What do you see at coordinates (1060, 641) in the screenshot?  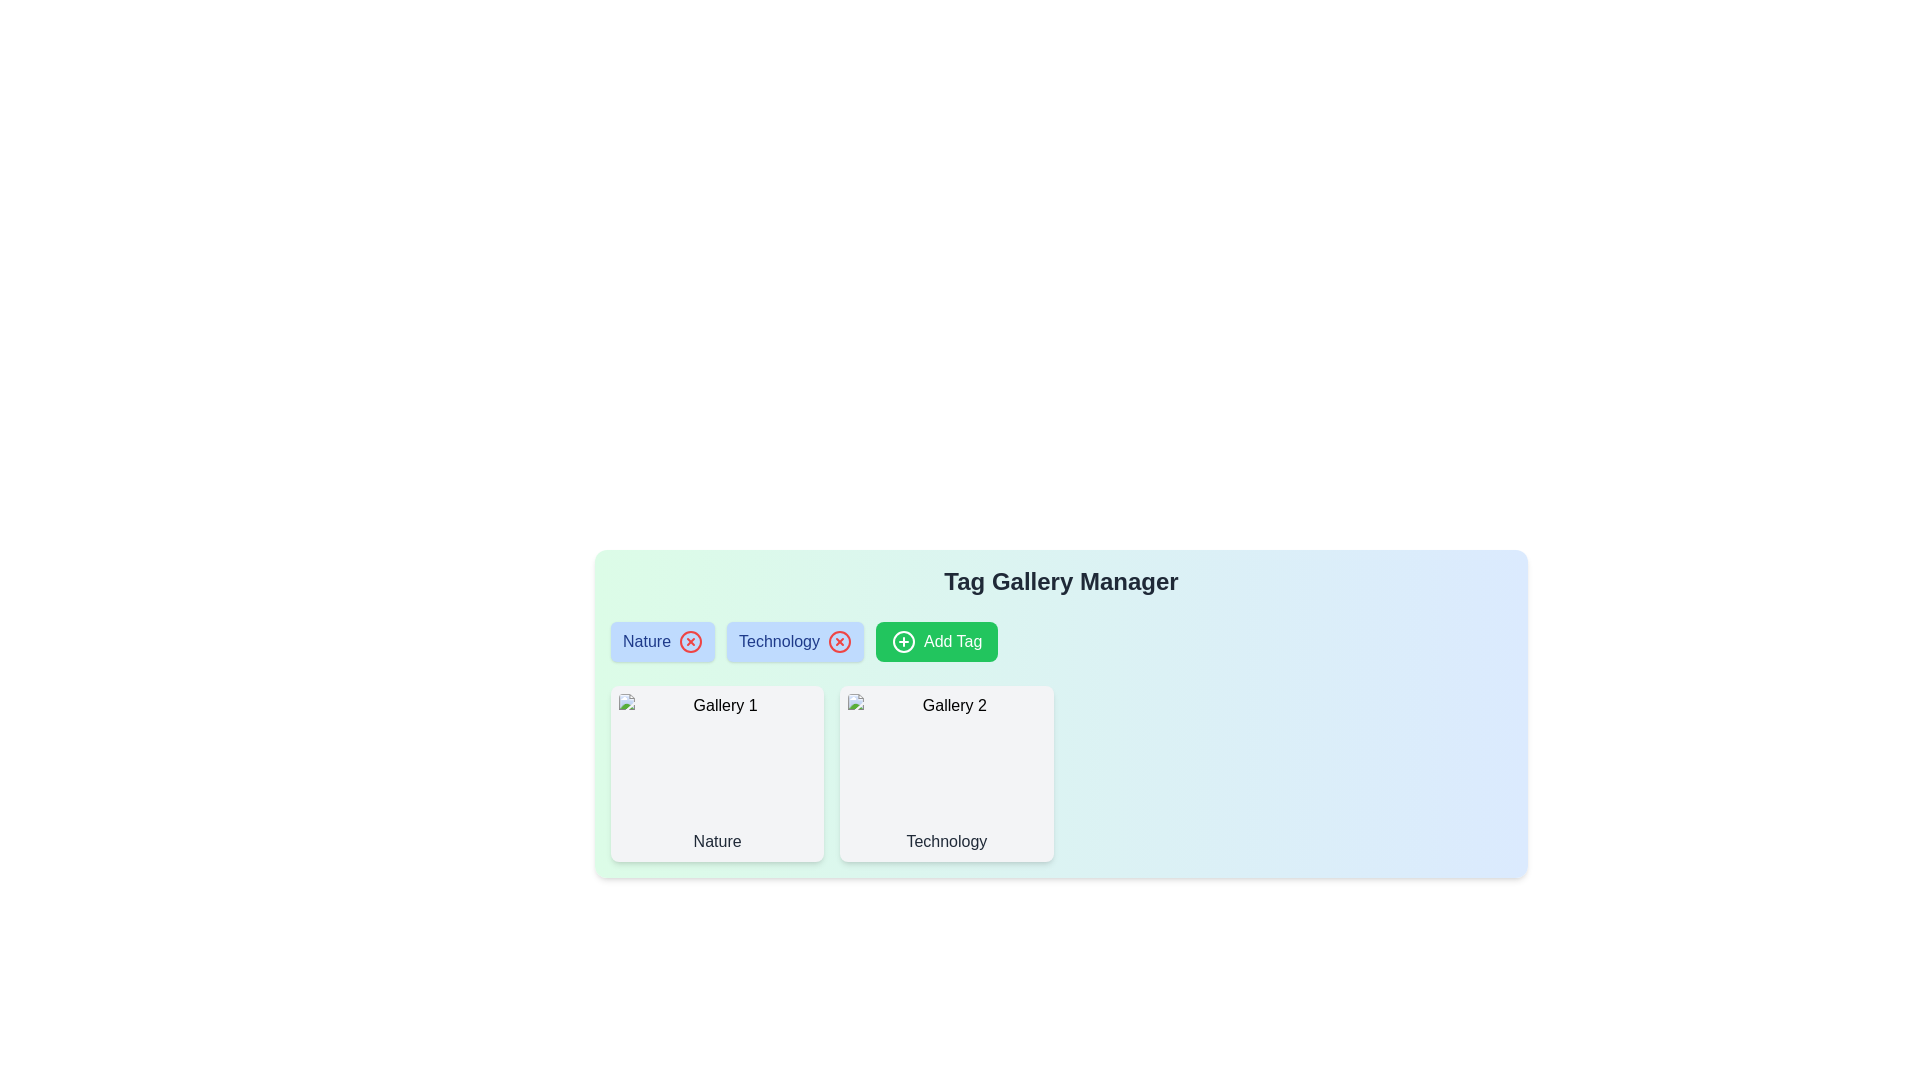 I see `the 'Nature' or 'Technology' tag in the Tag Gallery Manager` at bounding box center [1060, 641].